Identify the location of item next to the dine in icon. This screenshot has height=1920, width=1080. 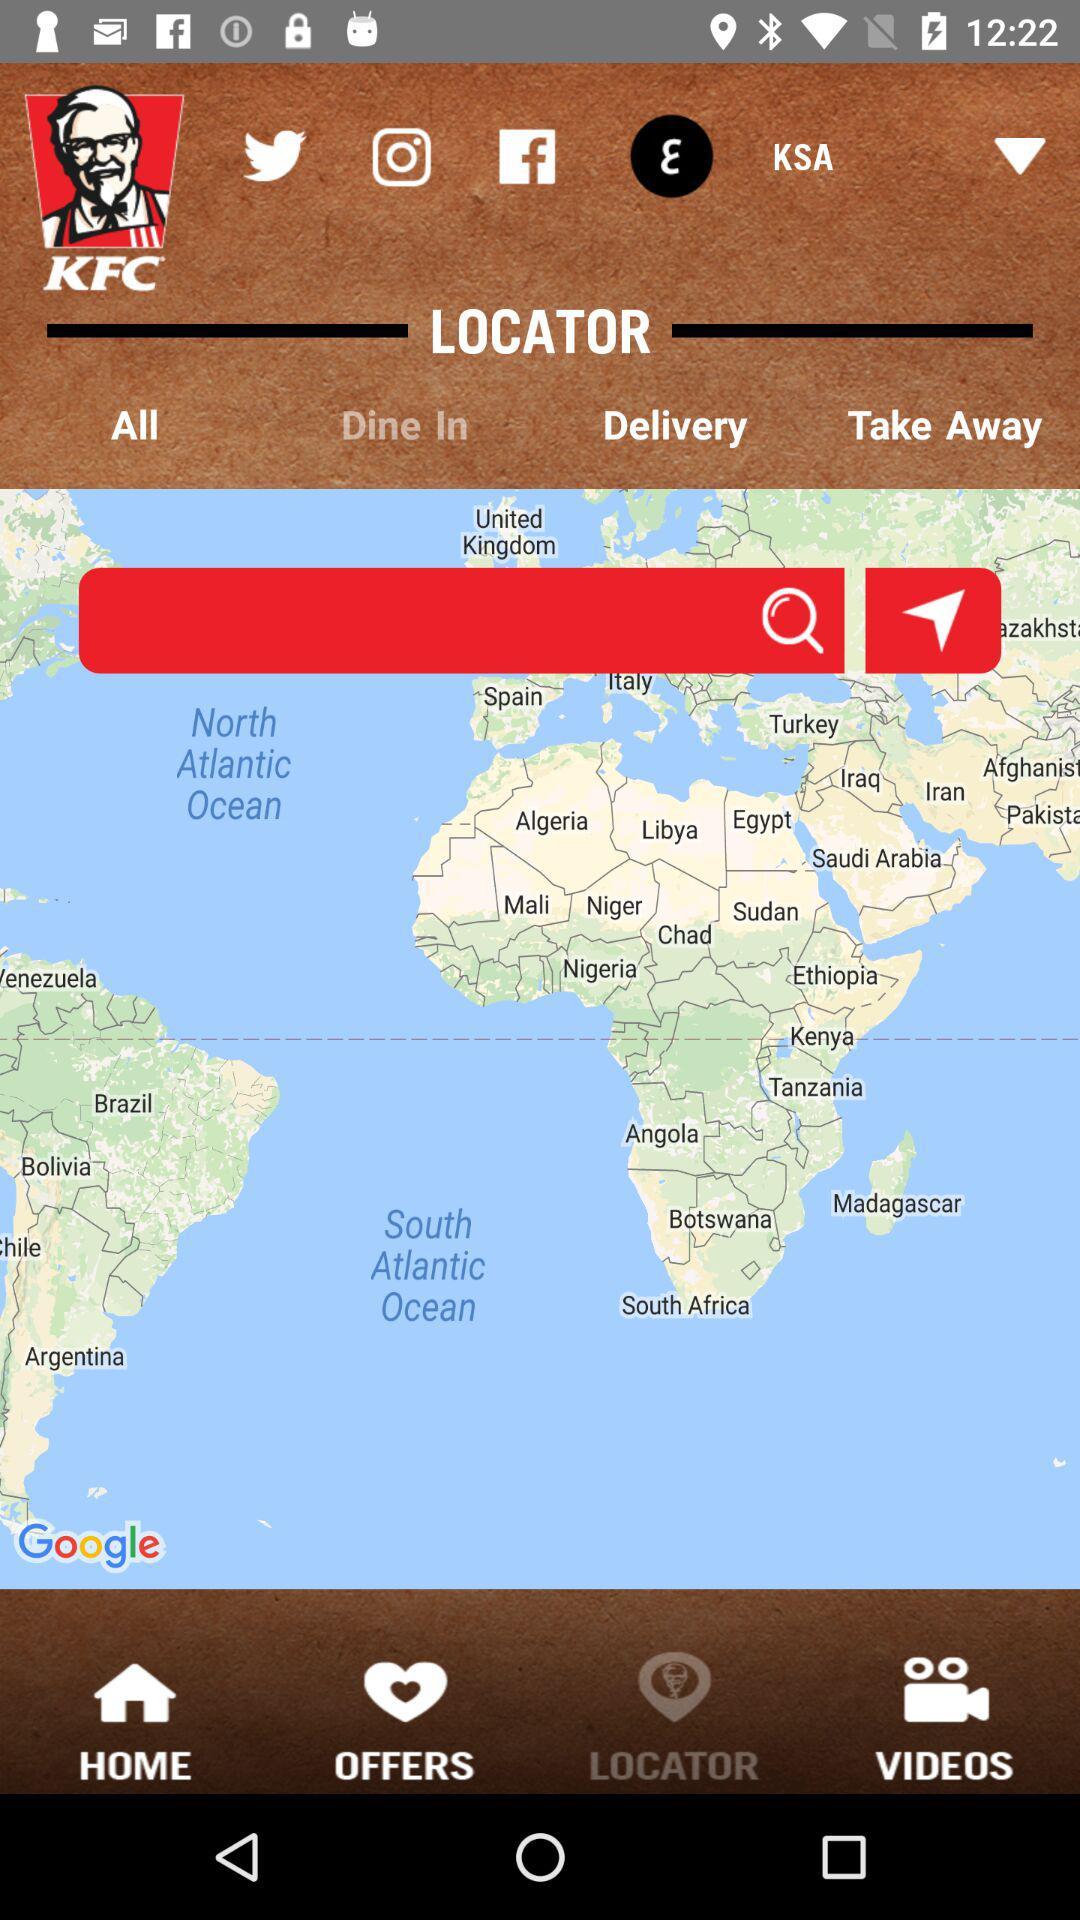
(135, 425).